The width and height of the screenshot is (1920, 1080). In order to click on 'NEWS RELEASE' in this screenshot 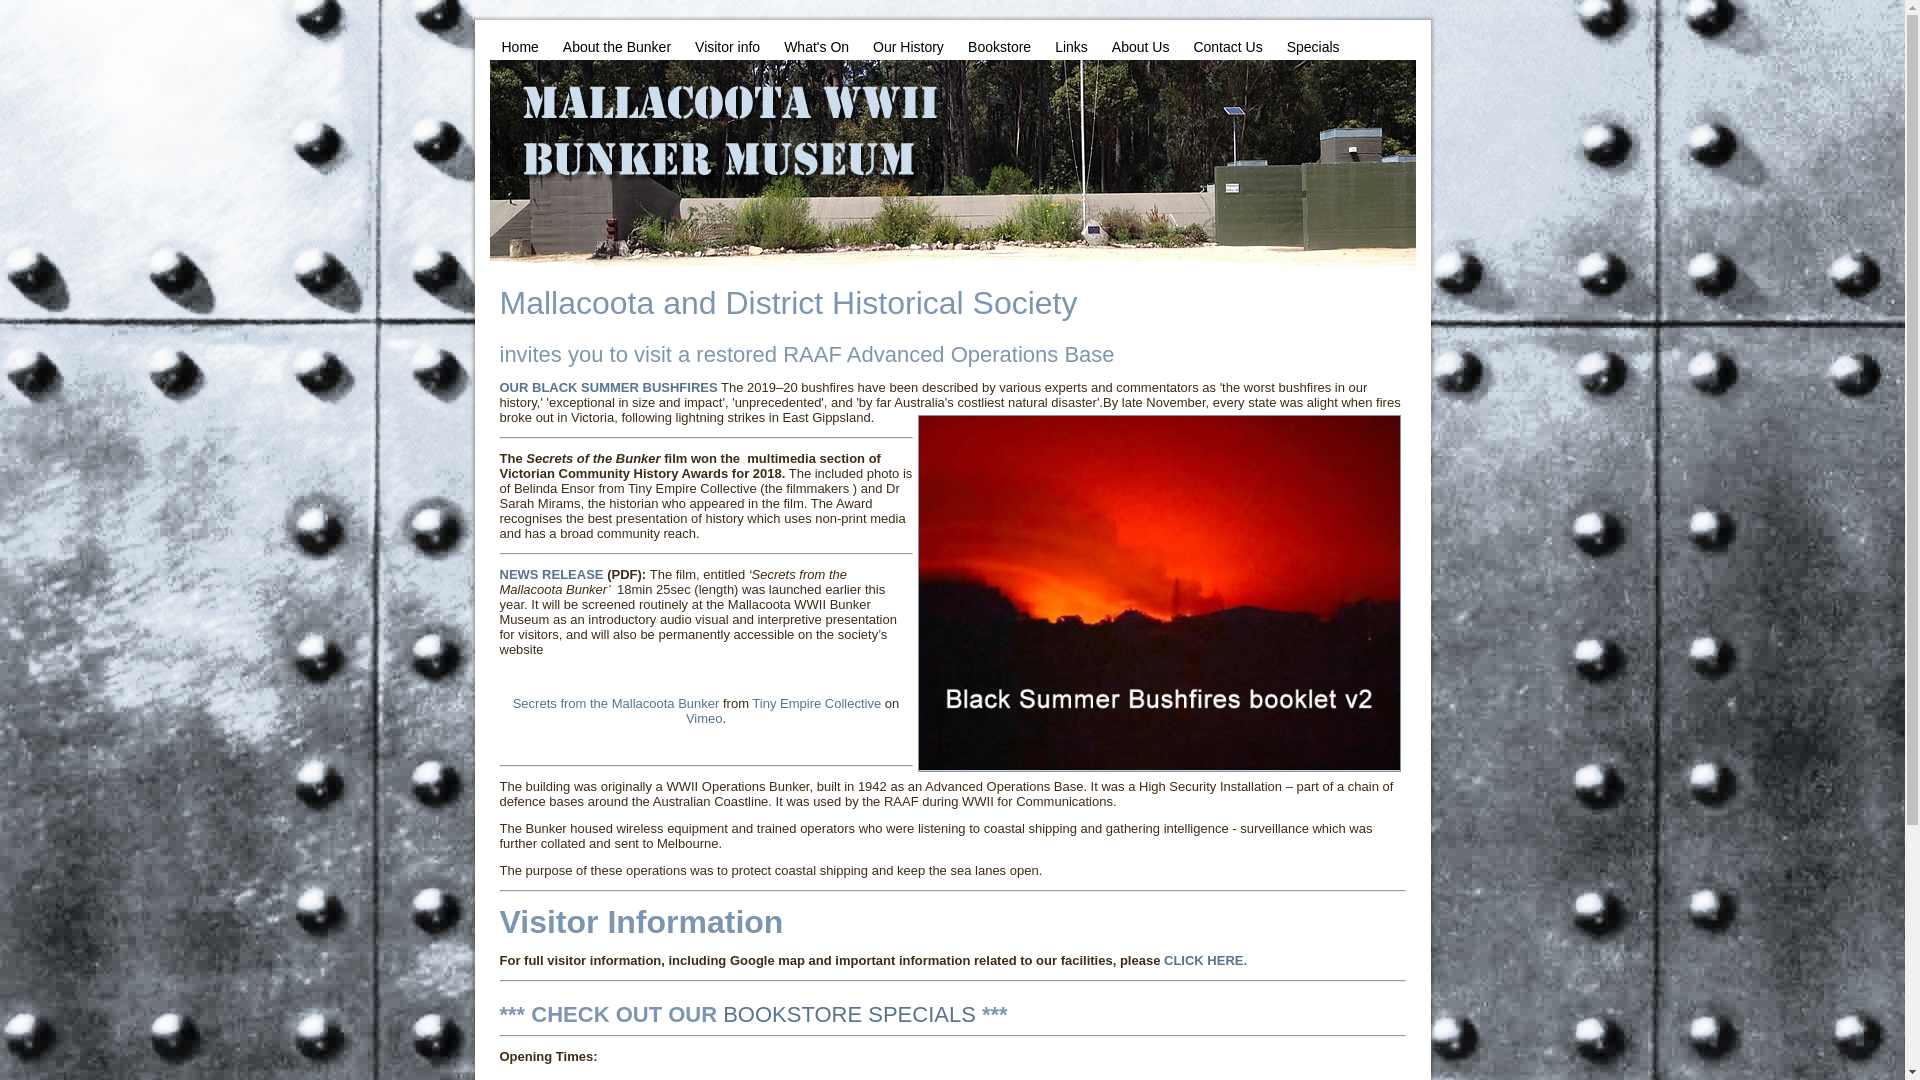, I will do `click(552, 574)`.